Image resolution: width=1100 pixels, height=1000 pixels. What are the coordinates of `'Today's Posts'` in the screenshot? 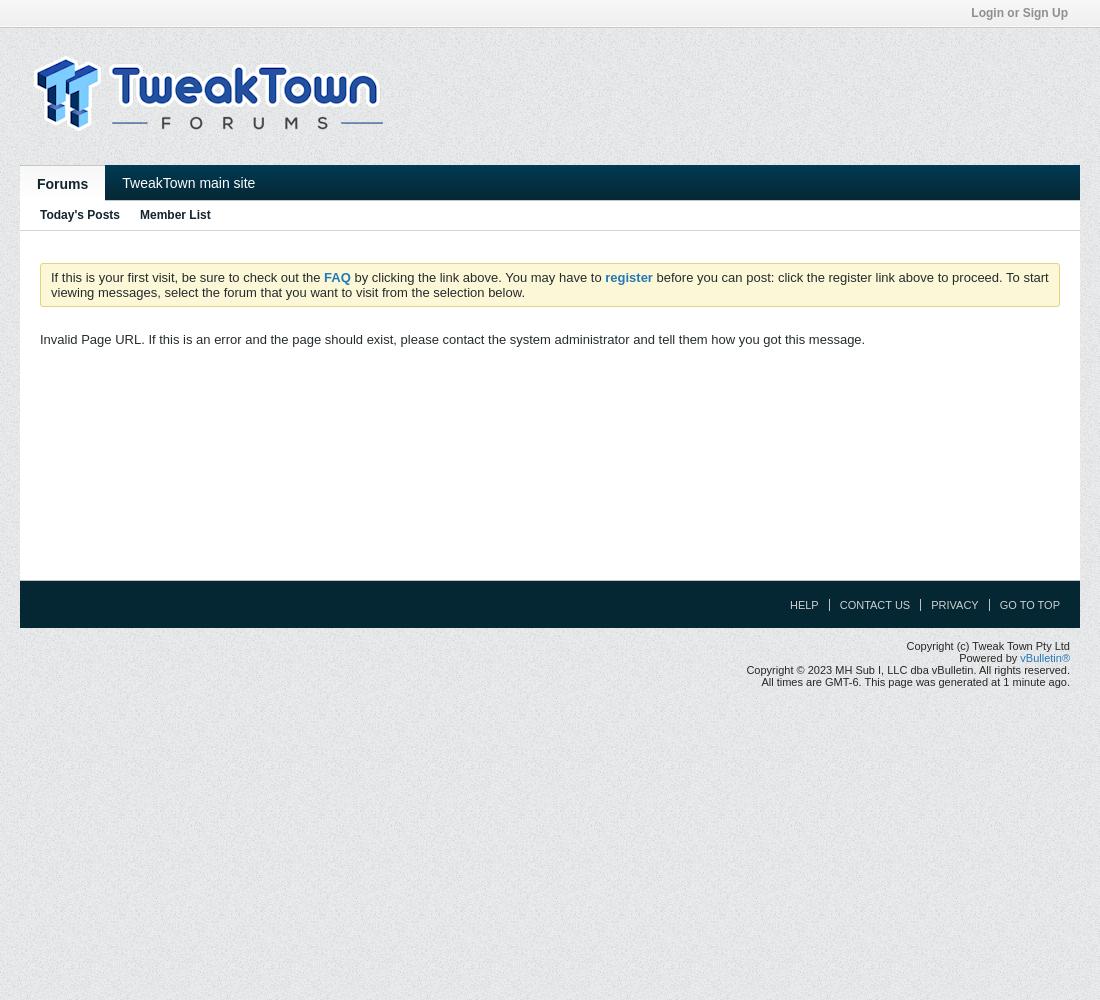 It's located at (39, 214).